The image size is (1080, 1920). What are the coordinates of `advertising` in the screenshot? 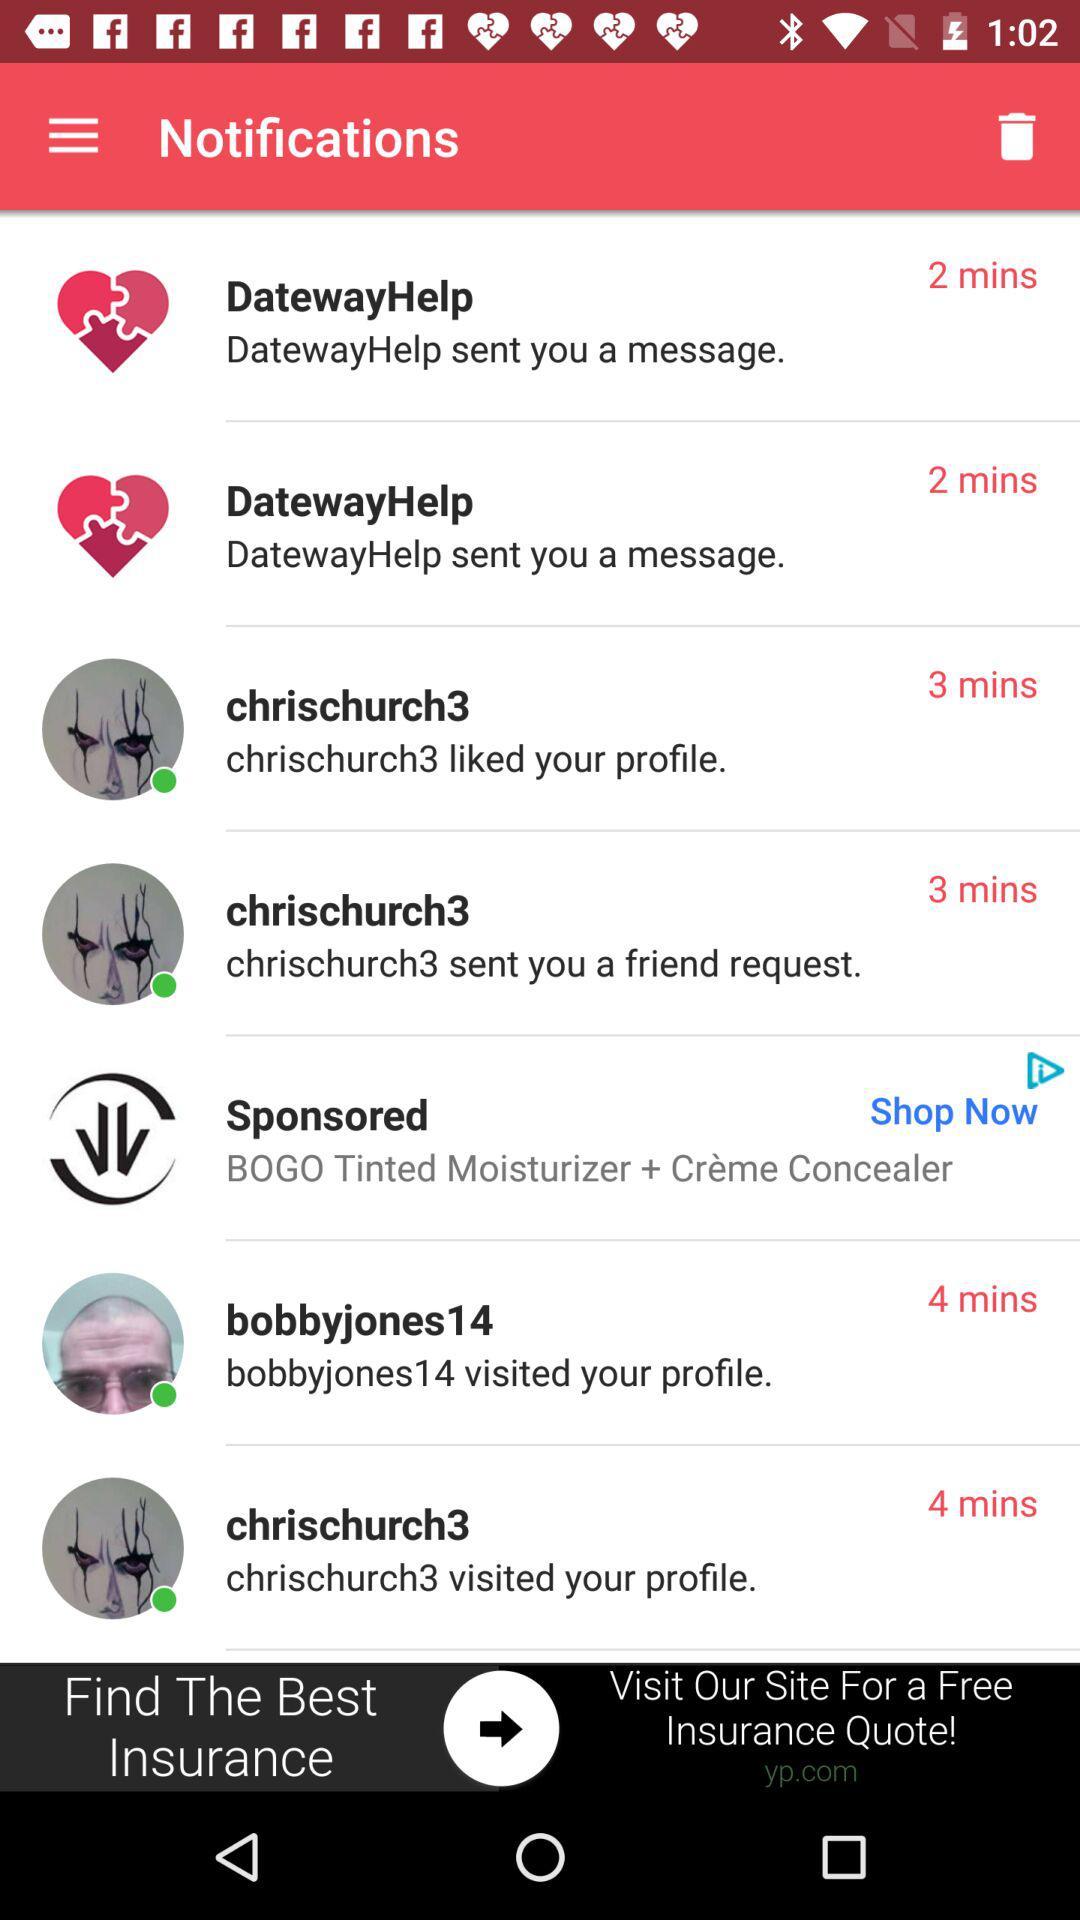 It's located at (540, 1727).